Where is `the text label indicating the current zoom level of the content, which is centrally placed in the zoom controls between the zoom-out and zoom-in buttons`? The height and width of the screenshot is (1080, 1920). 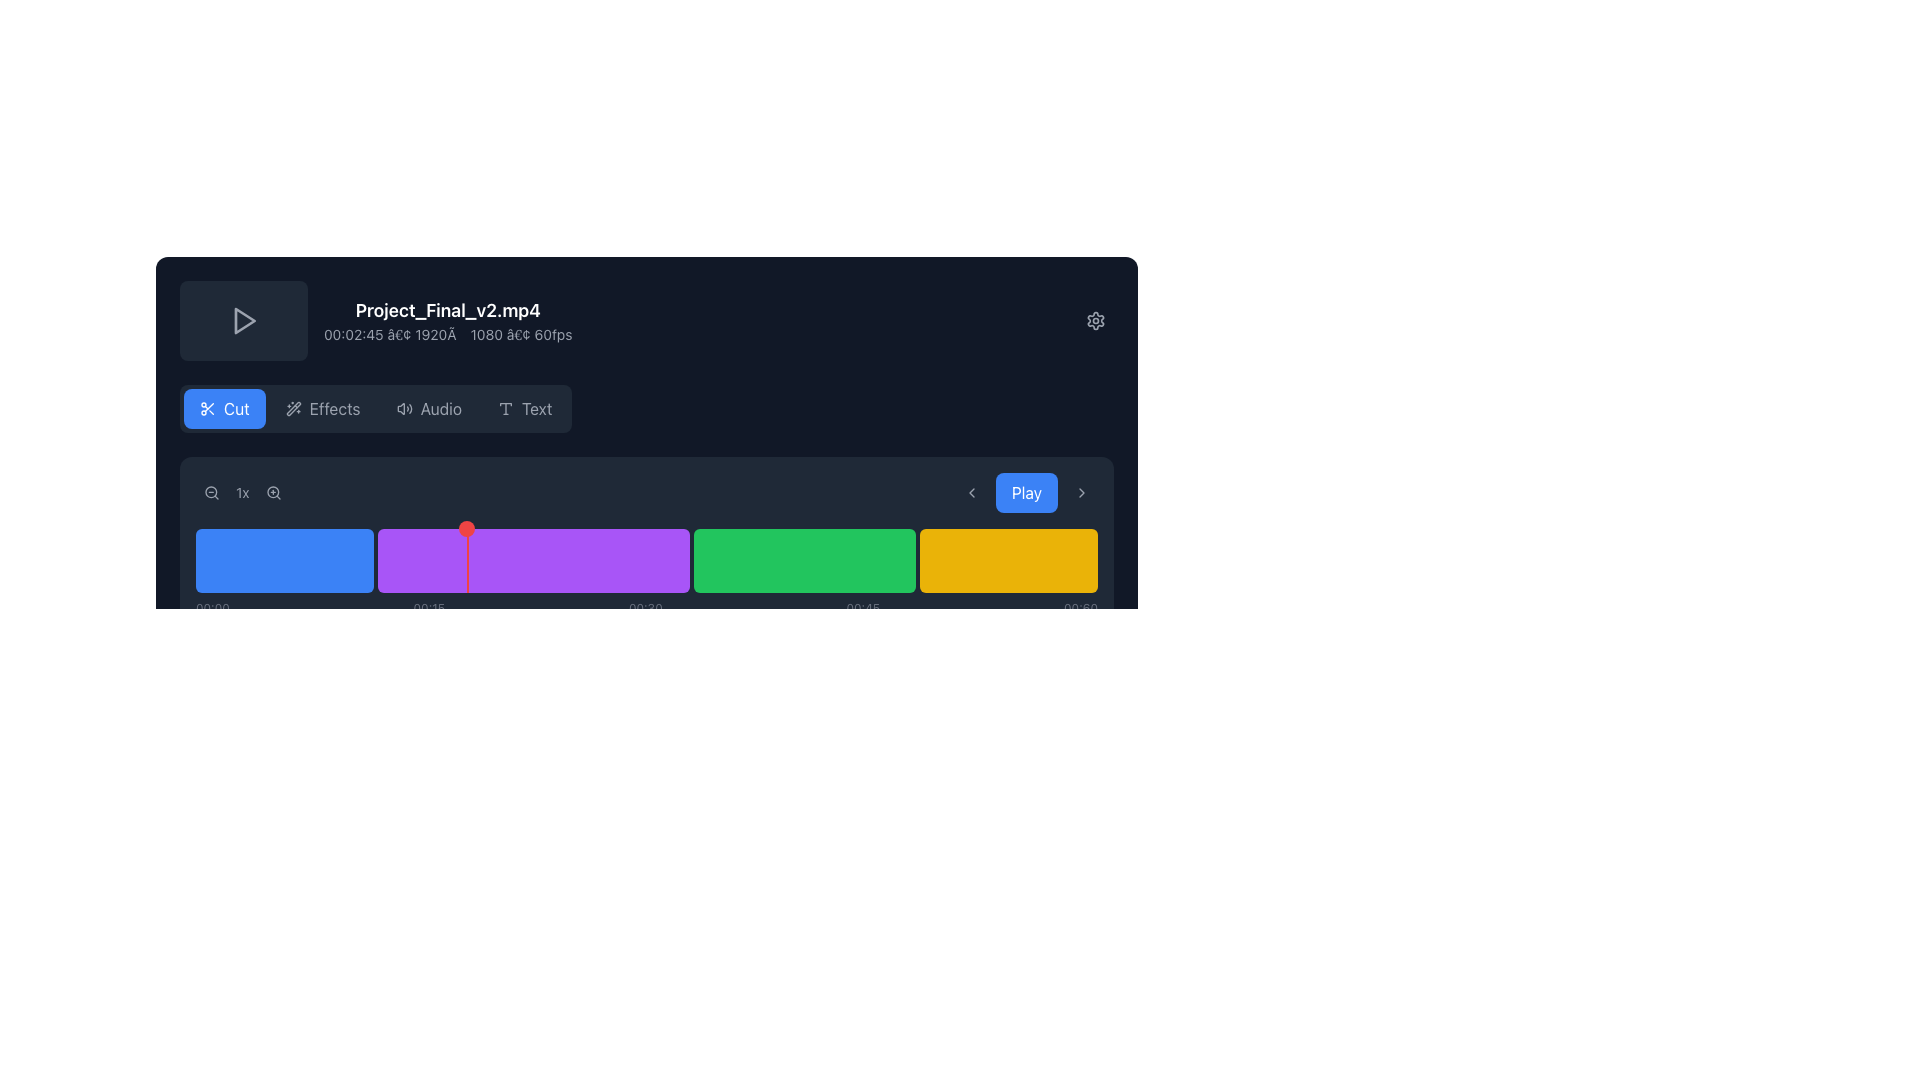 the text label indicating the current zoom level of the content, which is centrally placed in the zoom controls between the zoom-out and zoom-in buttons is located at coordinates (241, 493).